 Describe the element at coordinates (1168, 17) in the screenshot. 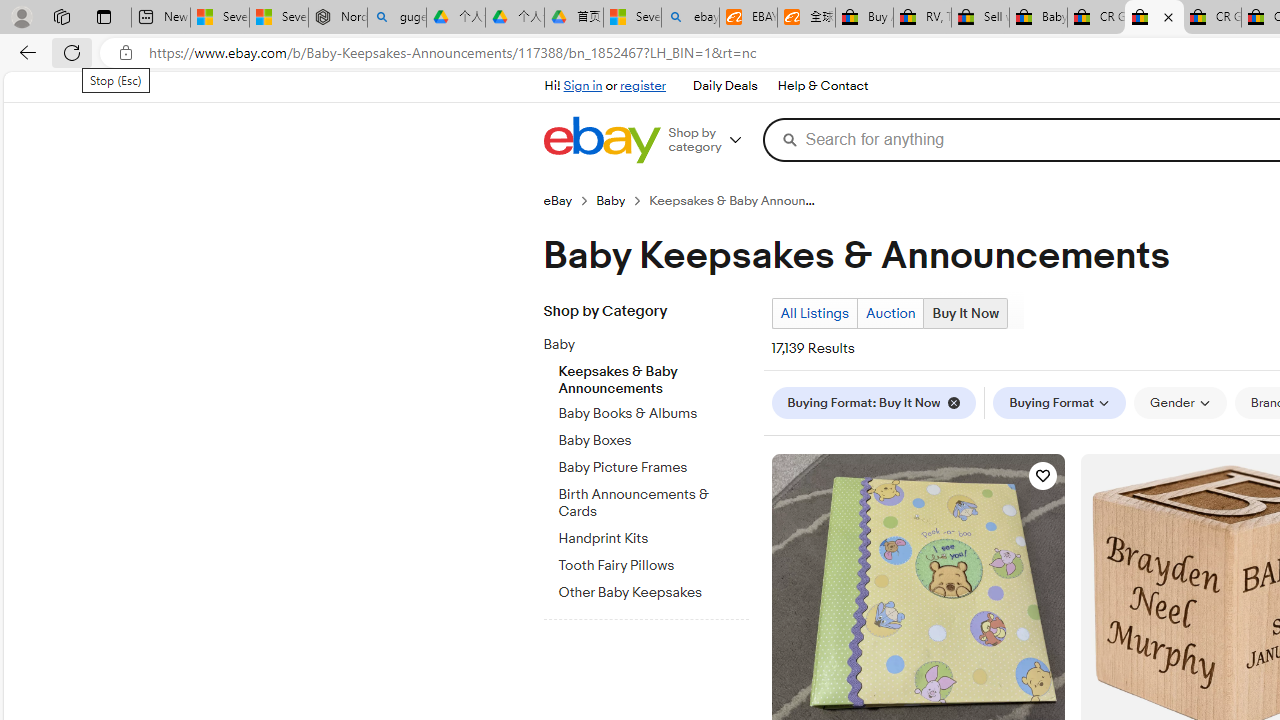

I see `'Close tab'` at that location.